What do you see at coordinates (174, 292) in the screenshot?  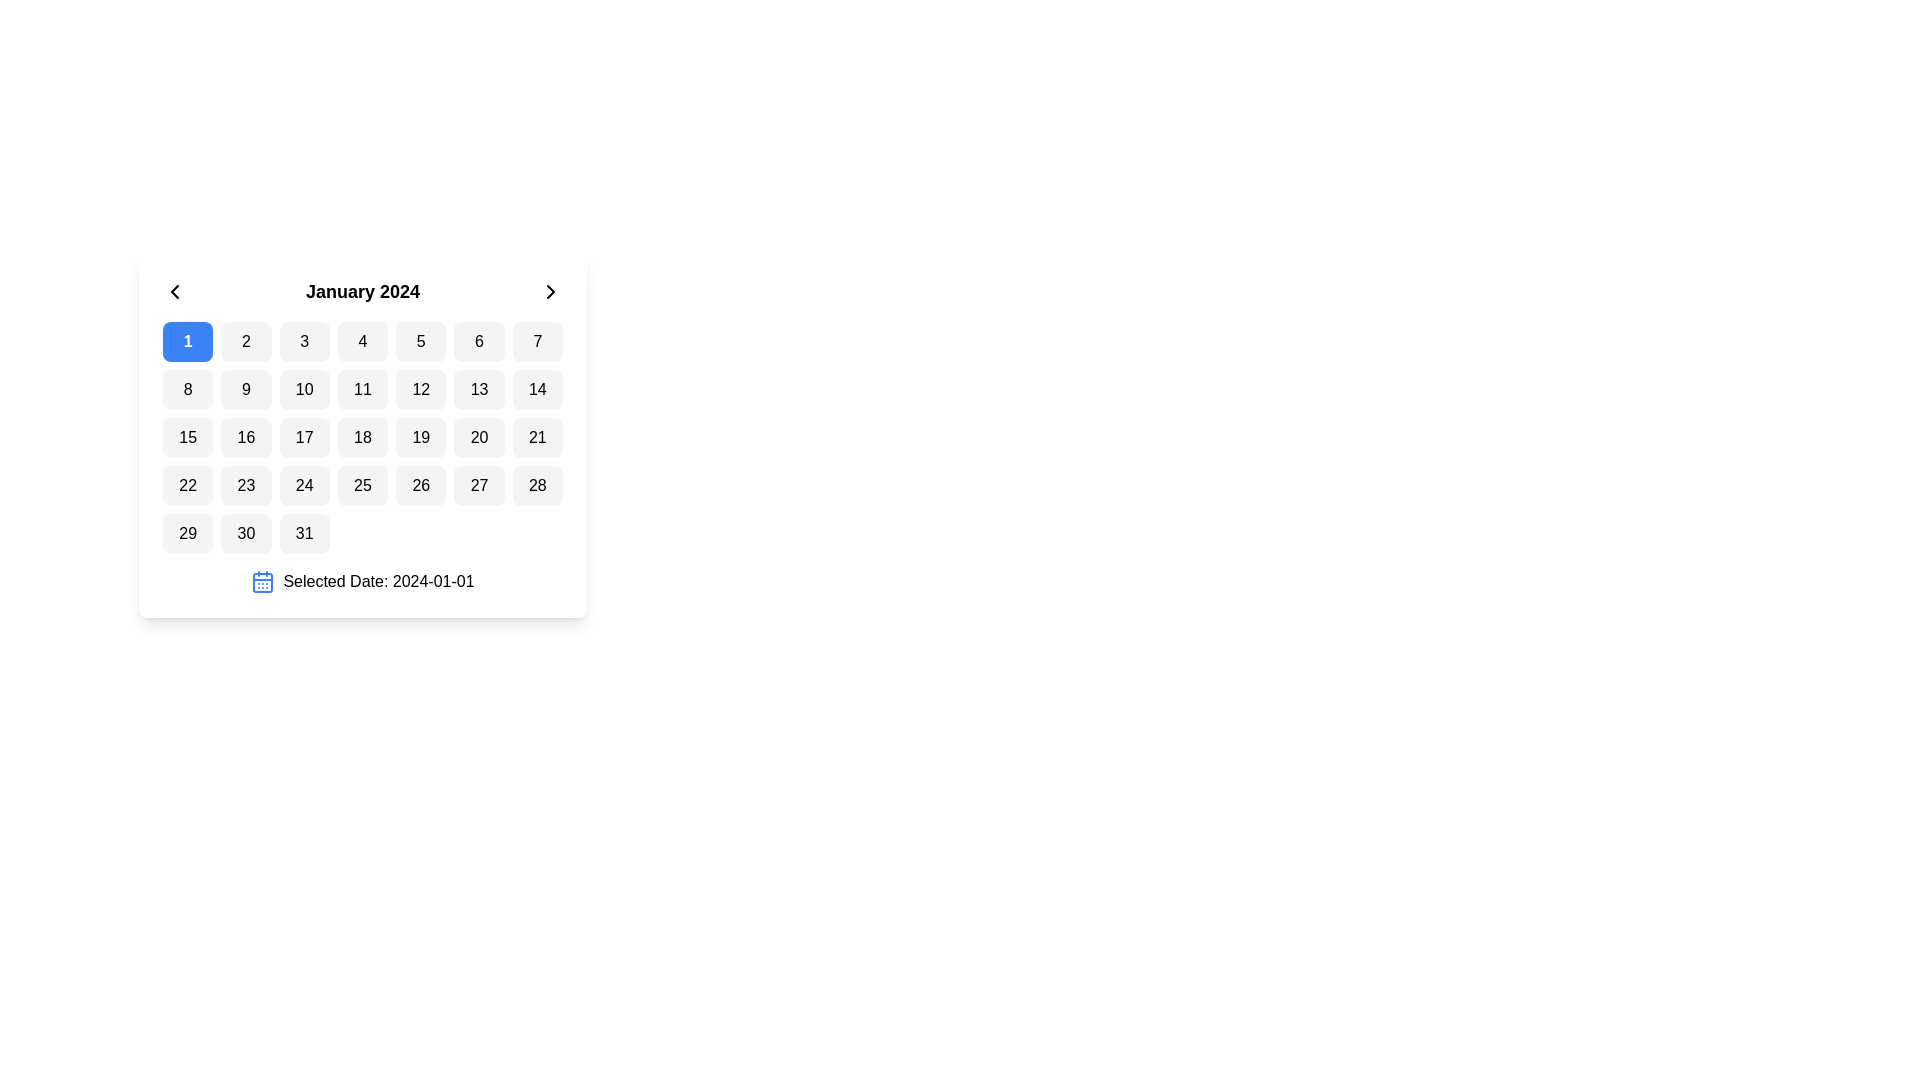 I see `the backward navigation icon in the calendar interface` at bounding box center [174, 292].